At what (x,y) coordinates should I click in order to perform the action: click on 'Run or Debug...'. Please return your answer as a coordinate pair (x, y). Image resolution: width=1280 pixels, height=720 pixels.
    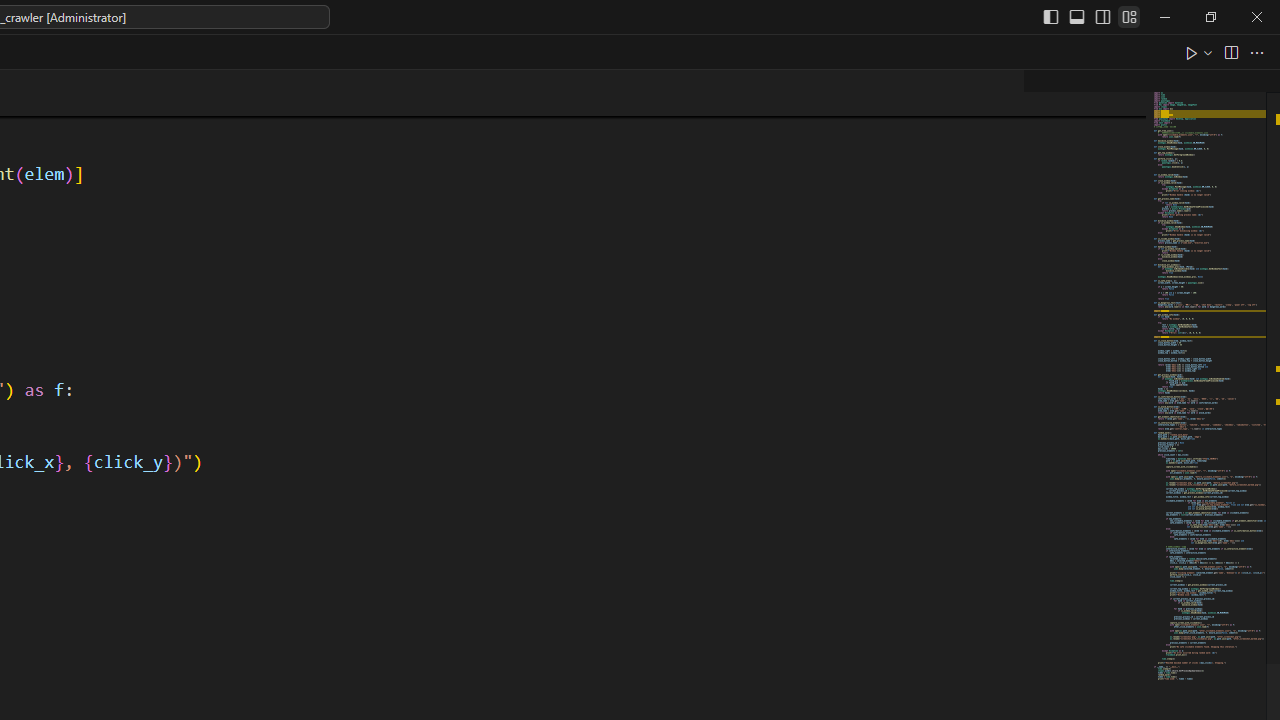
    Looking at the image, I should click on (1207, 51).